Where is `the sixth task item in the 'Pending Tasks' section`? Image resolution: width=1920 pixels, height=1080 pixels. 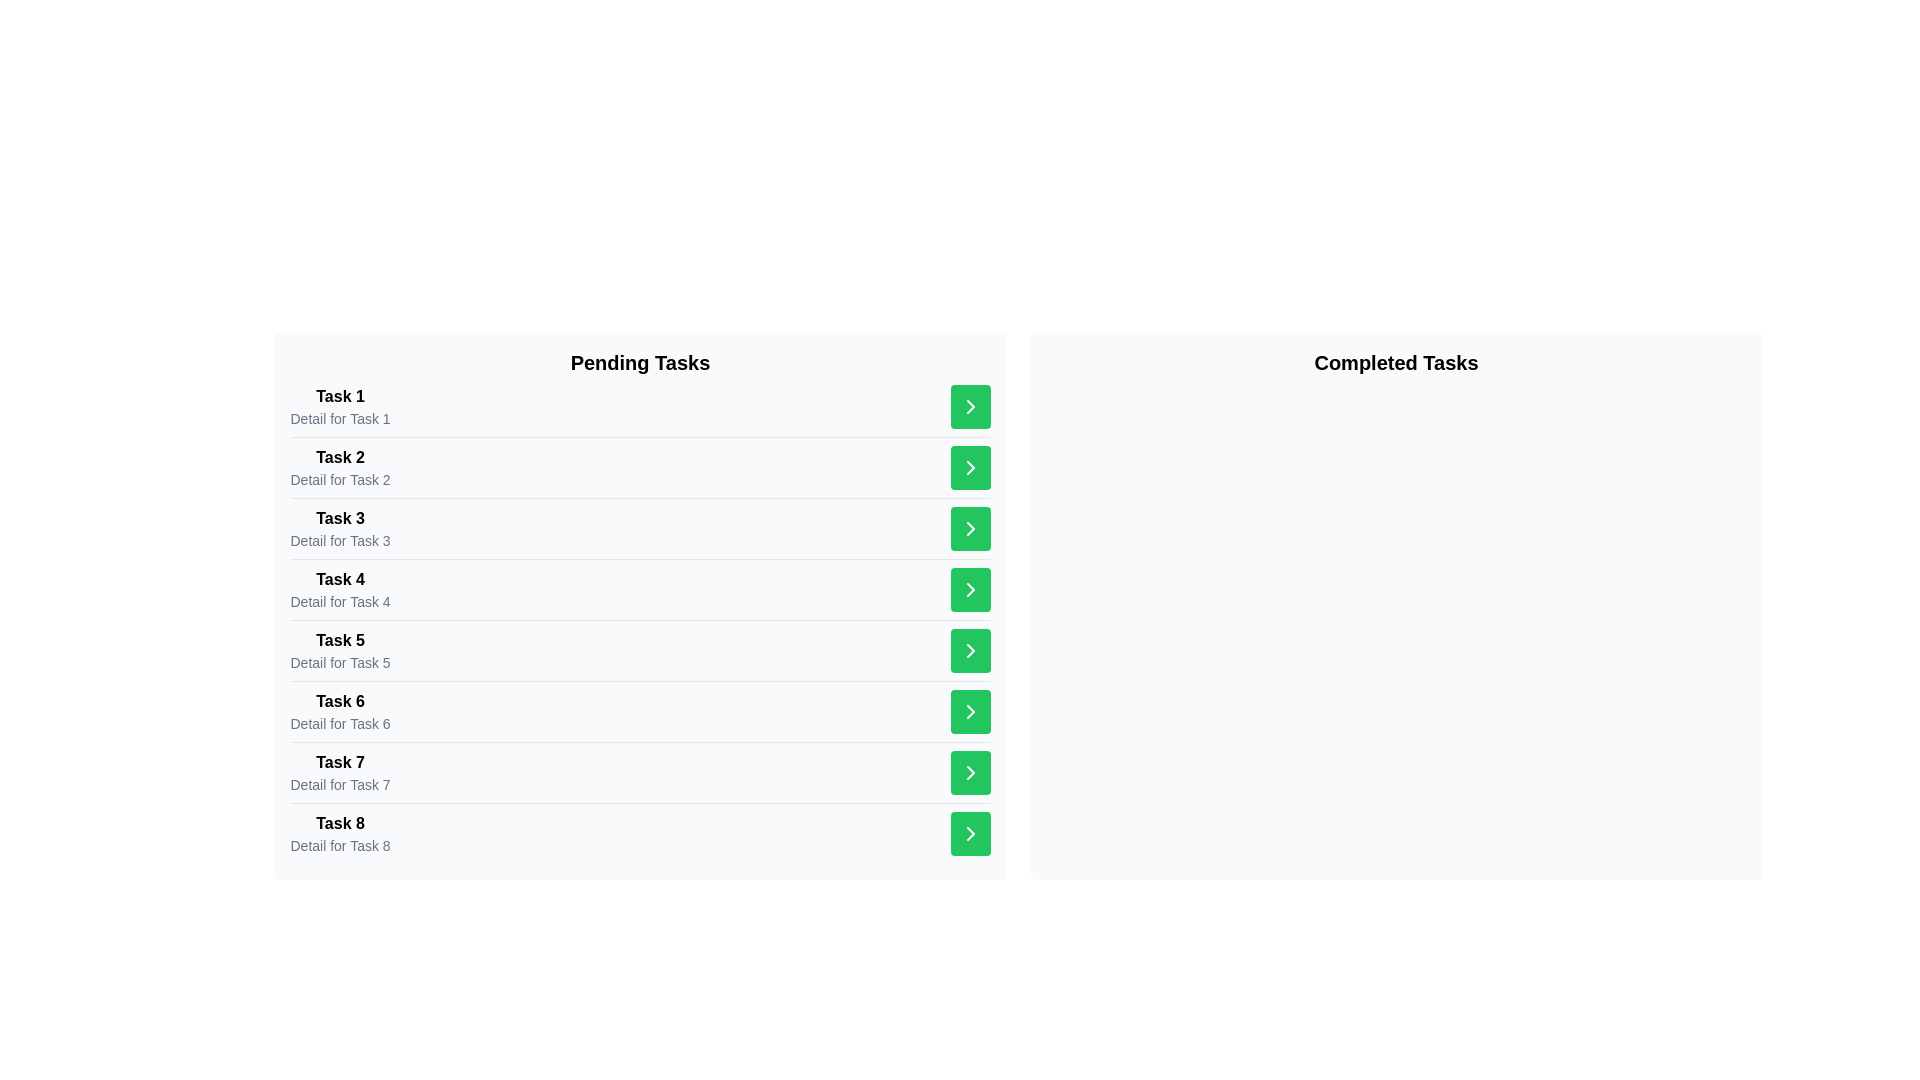 the sixth task item in the 'Pending Tasks' section is located at coordinates (640, 710).